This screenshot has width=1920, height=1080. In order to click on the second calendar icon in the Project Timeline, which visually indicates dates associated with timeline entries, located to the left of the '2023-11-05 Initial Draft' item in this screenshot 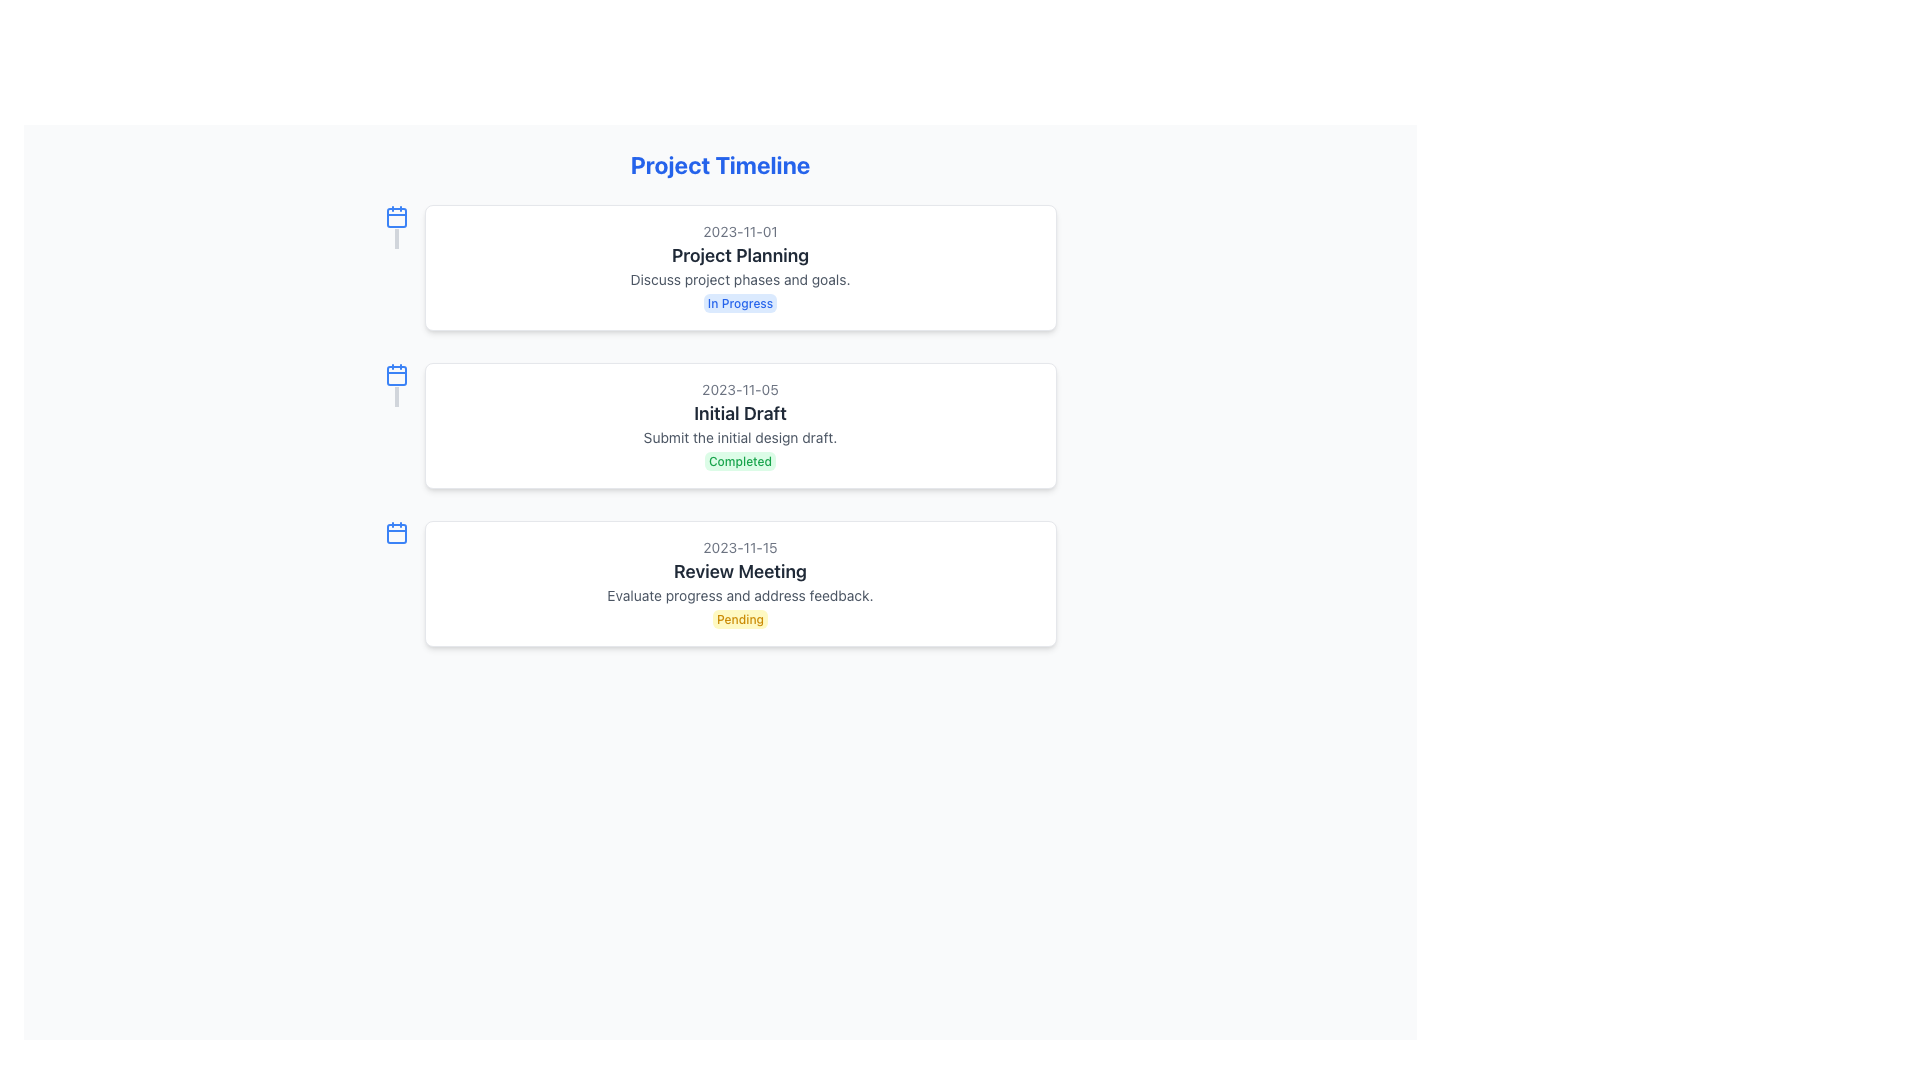, I will do `click(396, 374)`.